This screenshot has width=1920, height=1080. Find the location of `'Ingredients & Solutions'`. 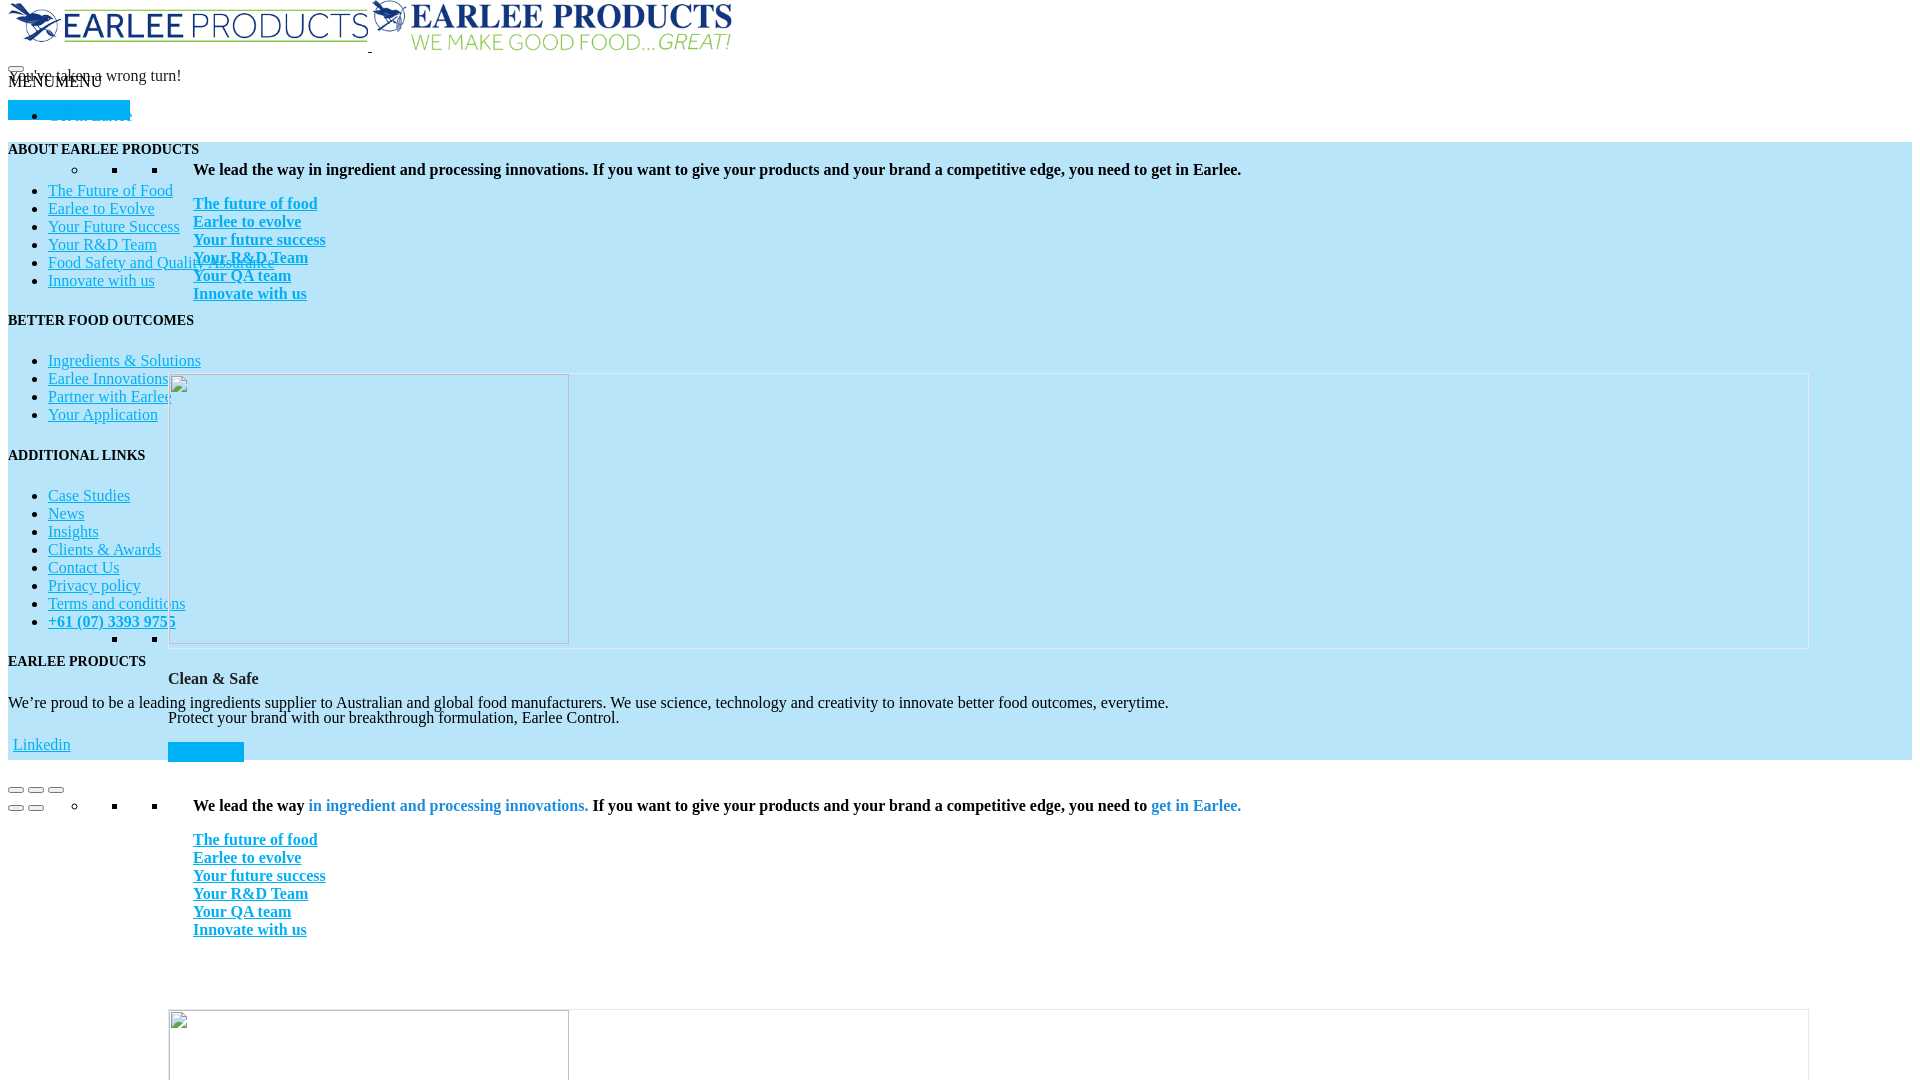

'Ingredients & Solutions' is located at coordinates (123, 360).